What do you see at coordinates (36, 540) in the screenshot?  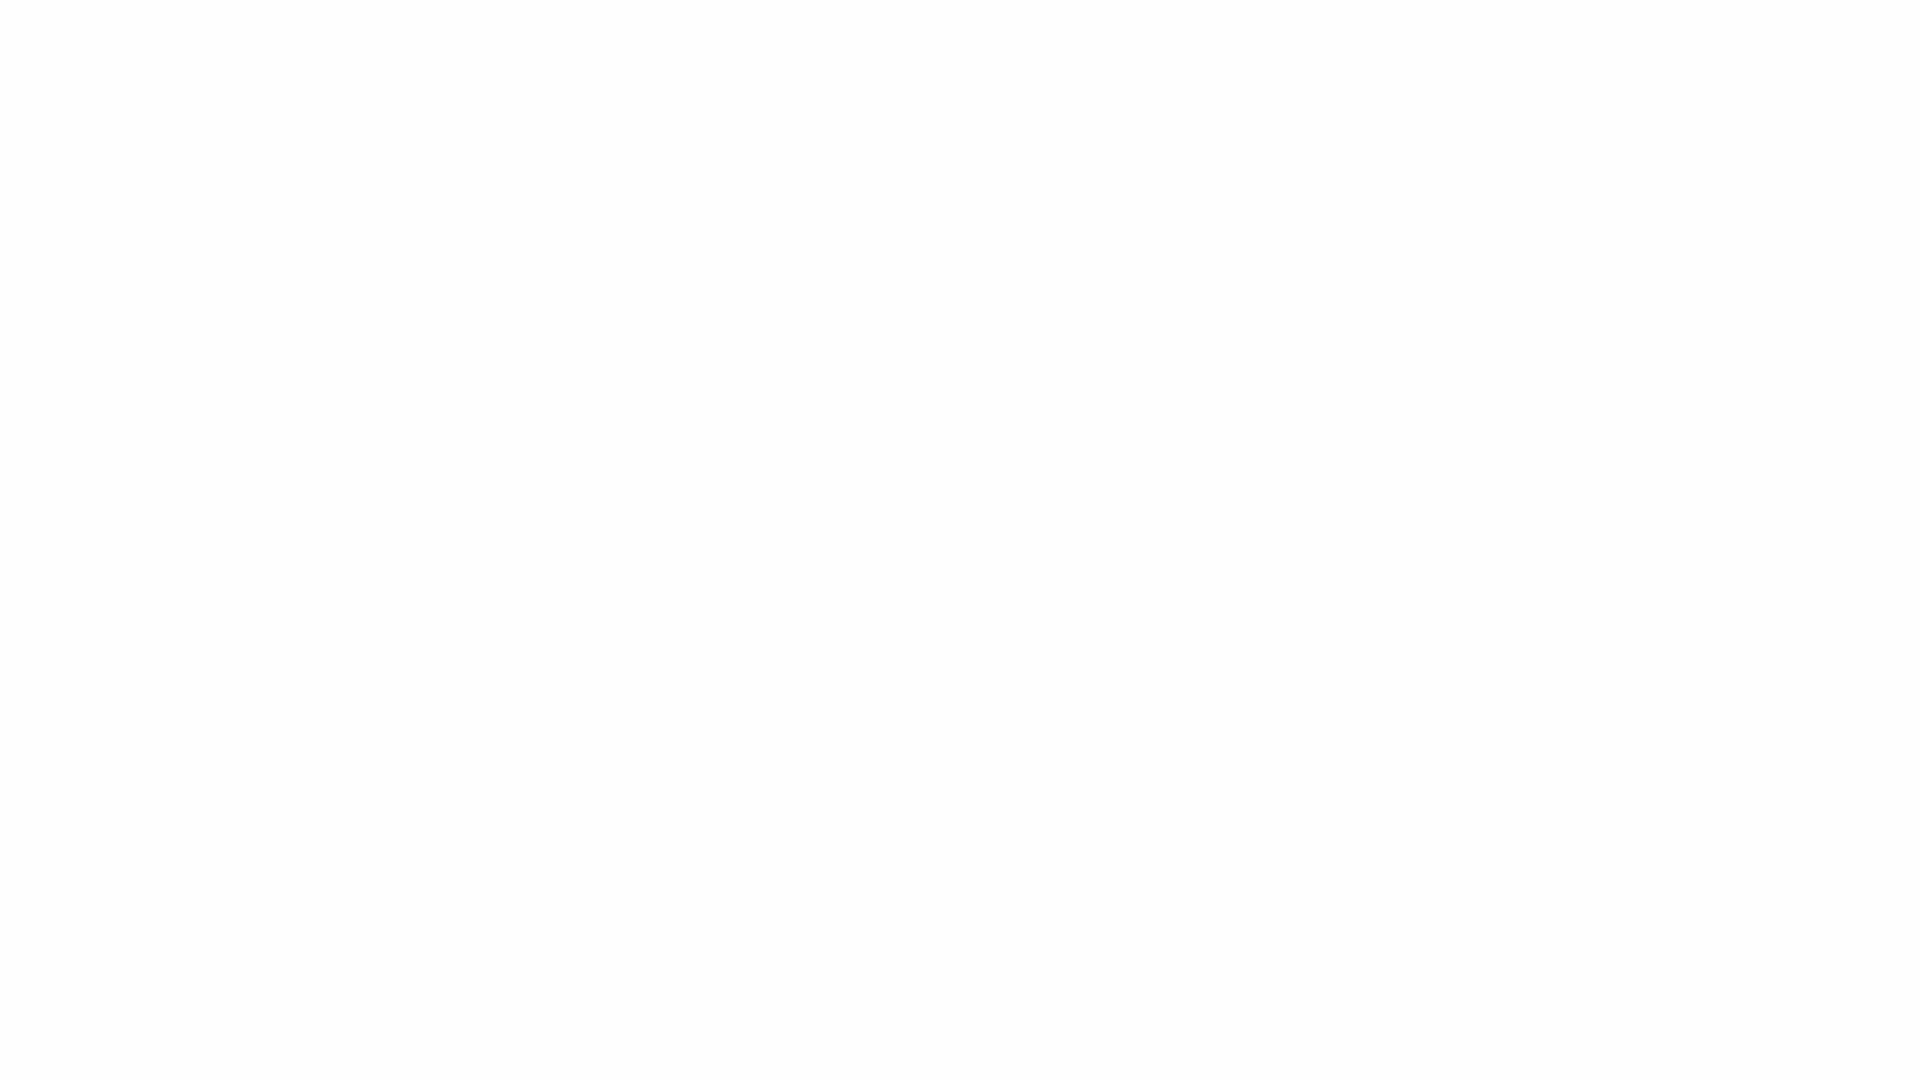 I see `Previous` at bounding box center [36, 540].